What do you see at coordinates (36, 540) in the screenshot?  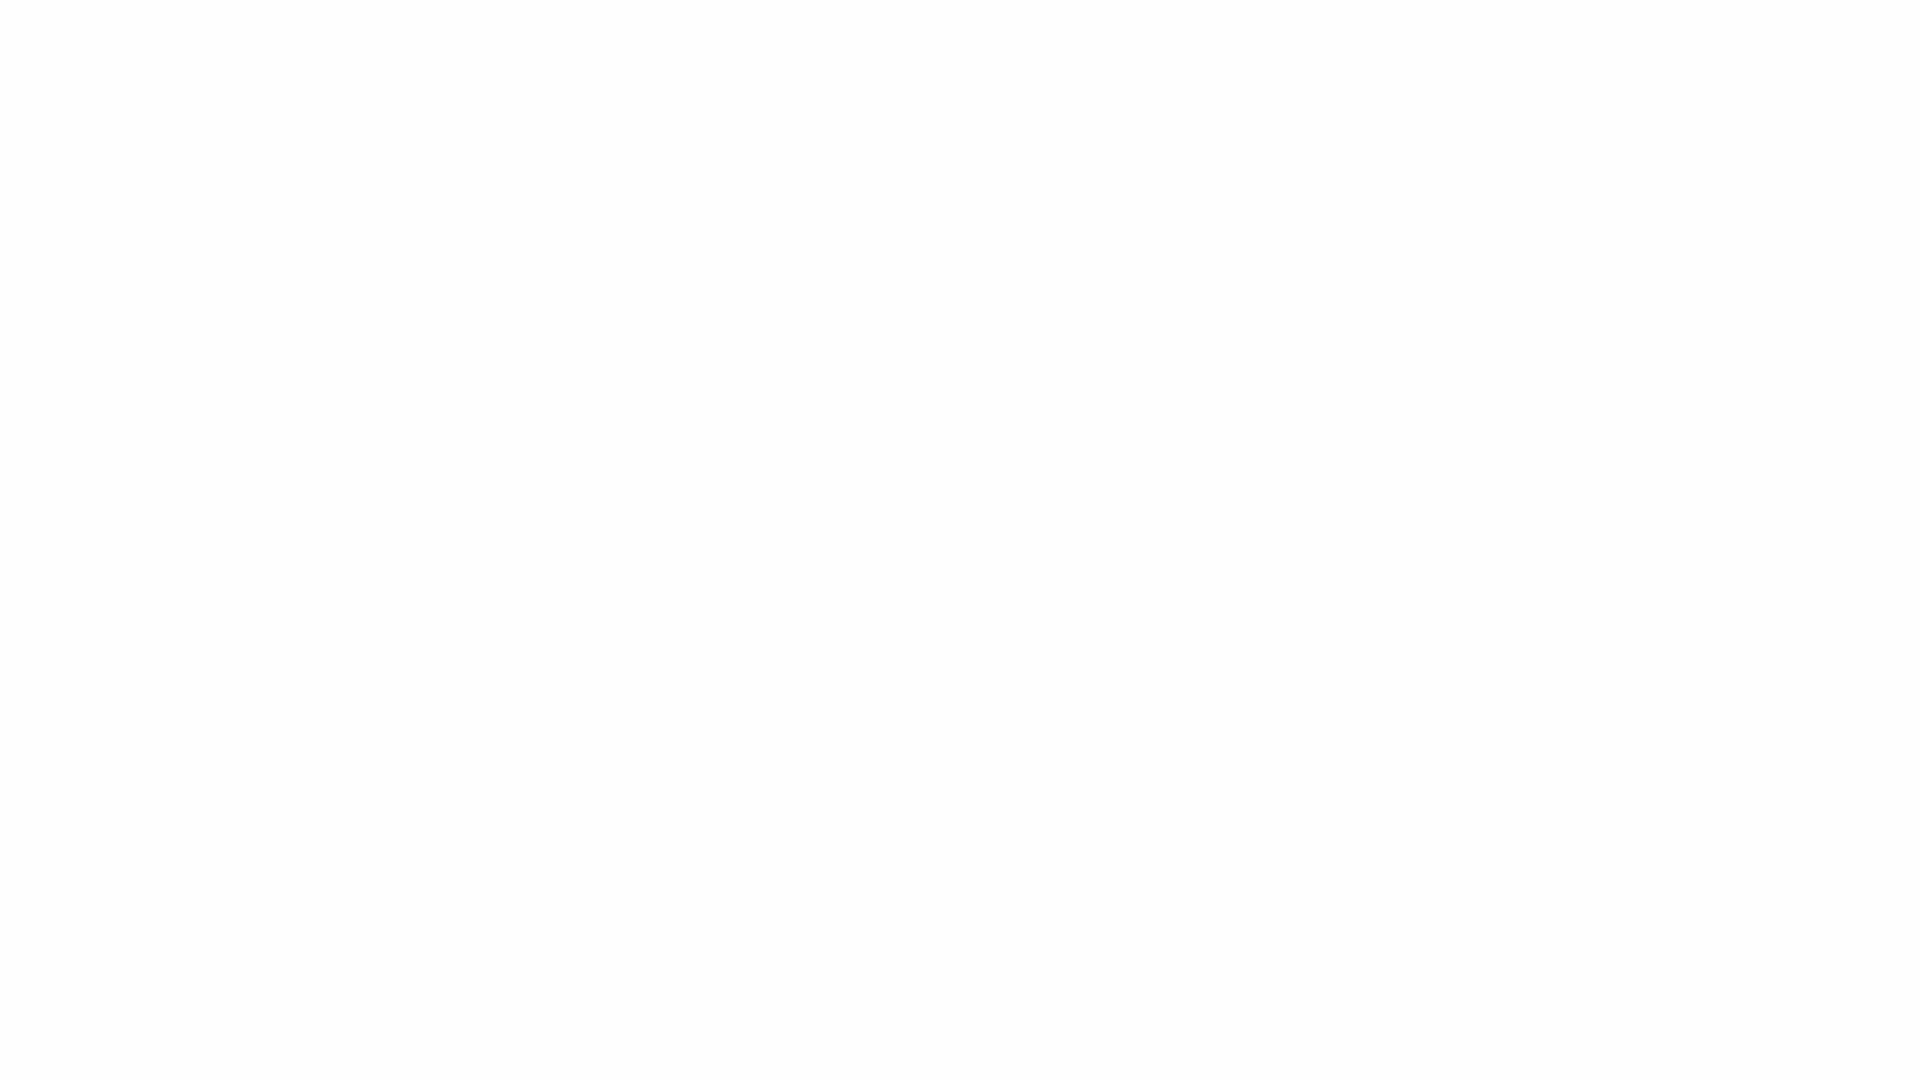 I see `Previous` at bounding box center [36, 540].